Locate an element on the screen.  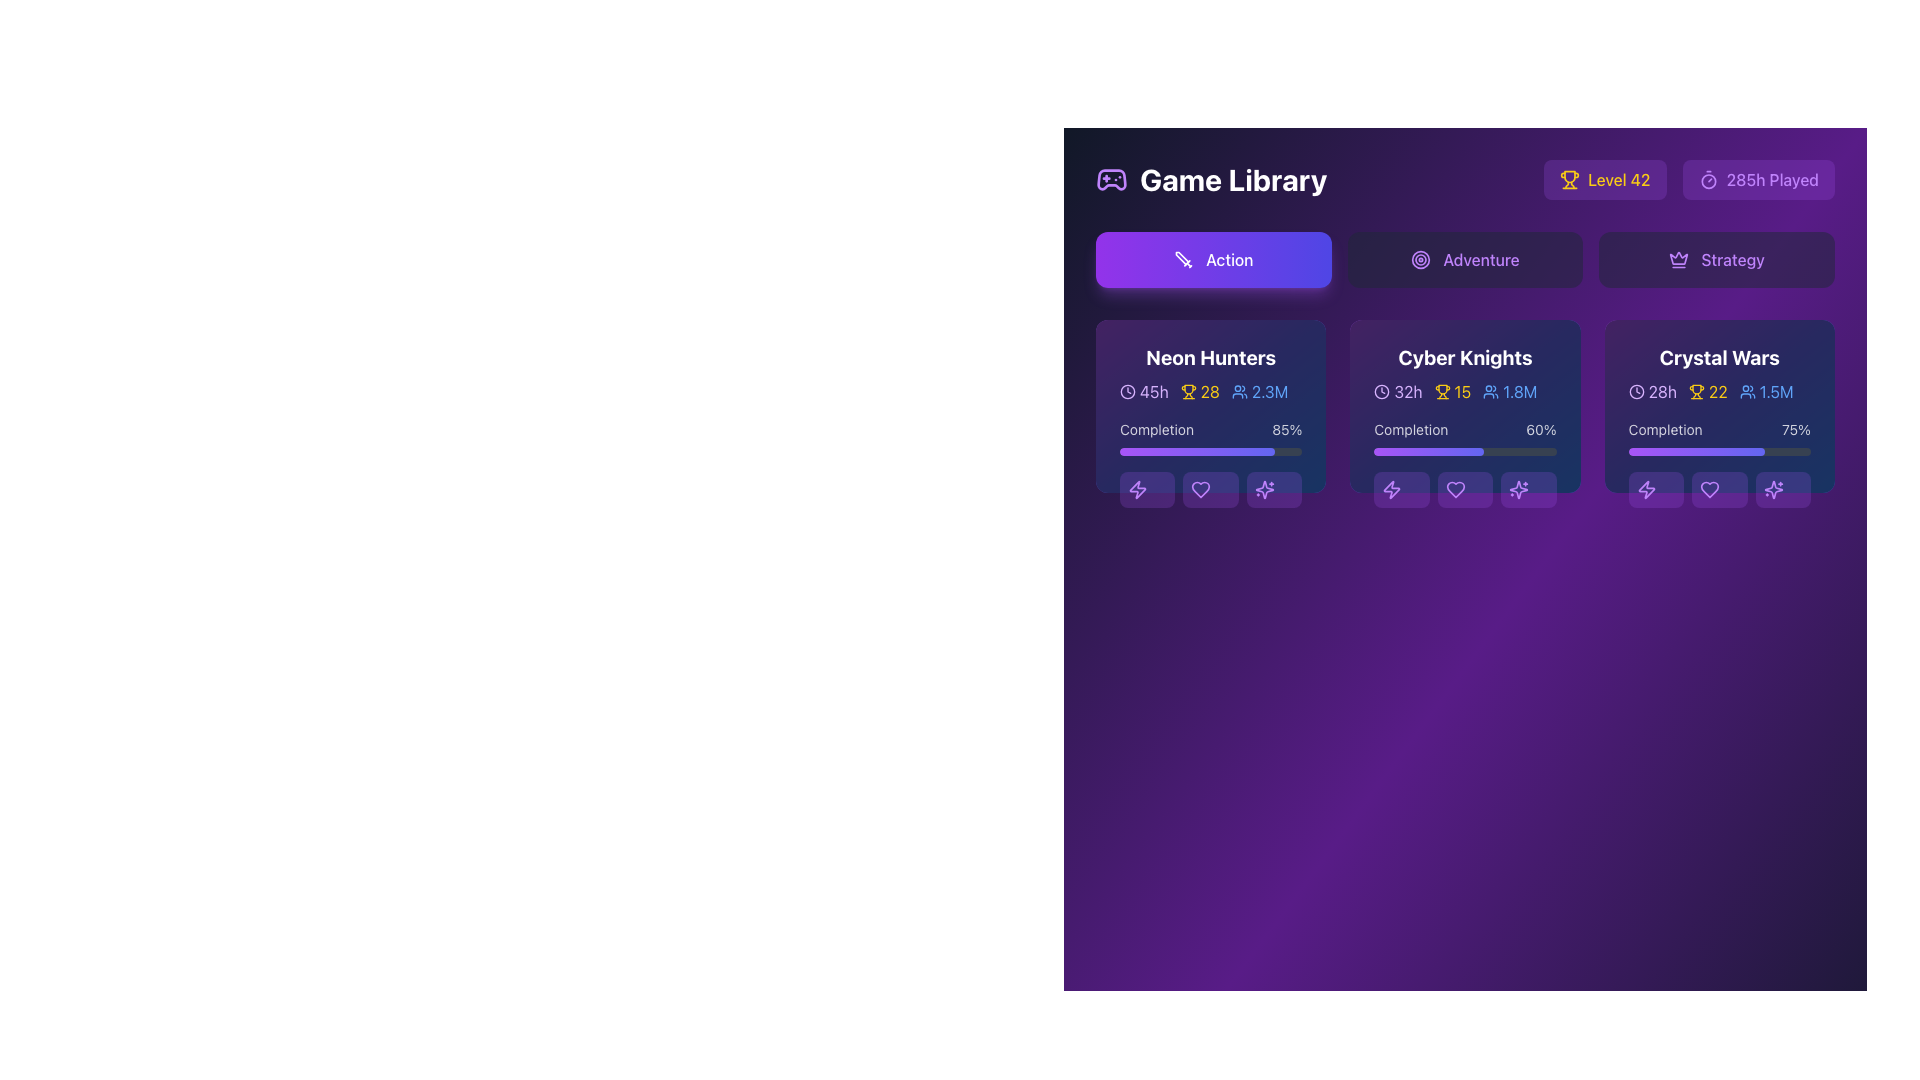
the static text label displaying 'Completion' in white font on a dark purple background, located within the card for 'Neon Hunters' is located at coordinates (1156, 428).